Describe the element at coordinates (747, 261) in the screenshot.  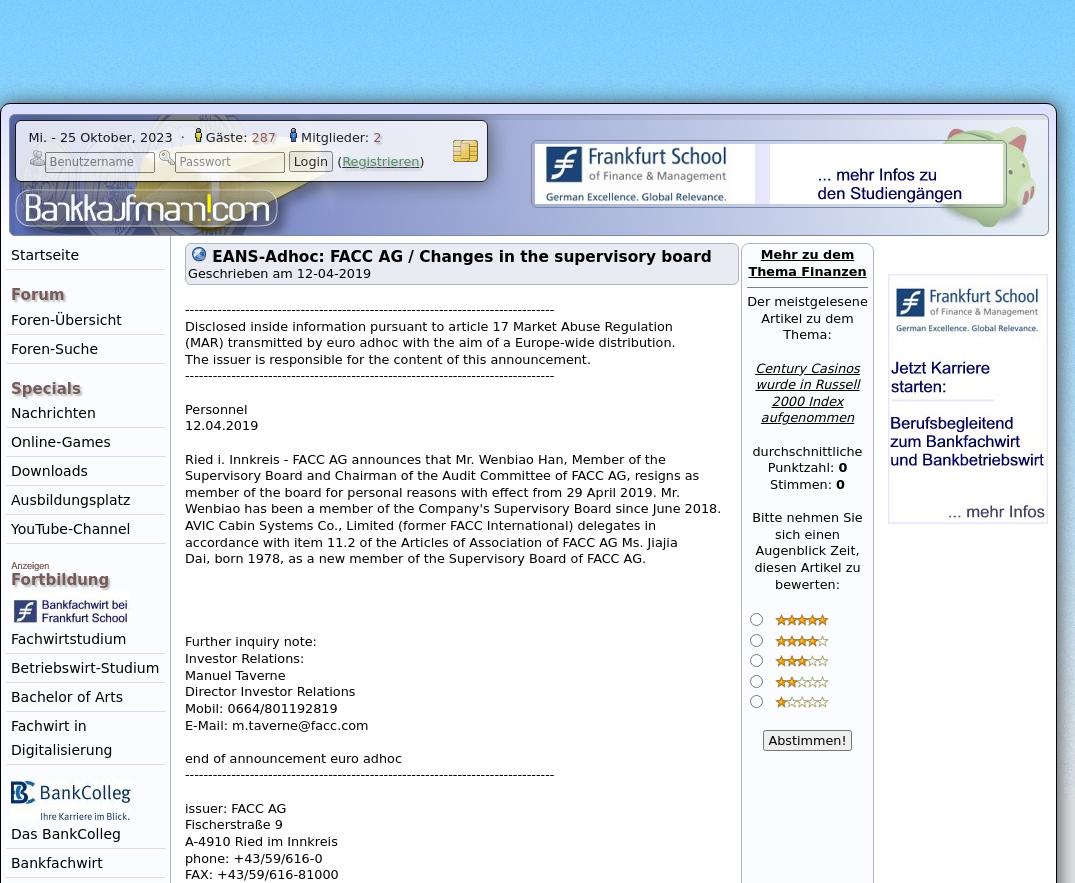
I see `'Mehr zu dem Thema Finanzen'` at that location.